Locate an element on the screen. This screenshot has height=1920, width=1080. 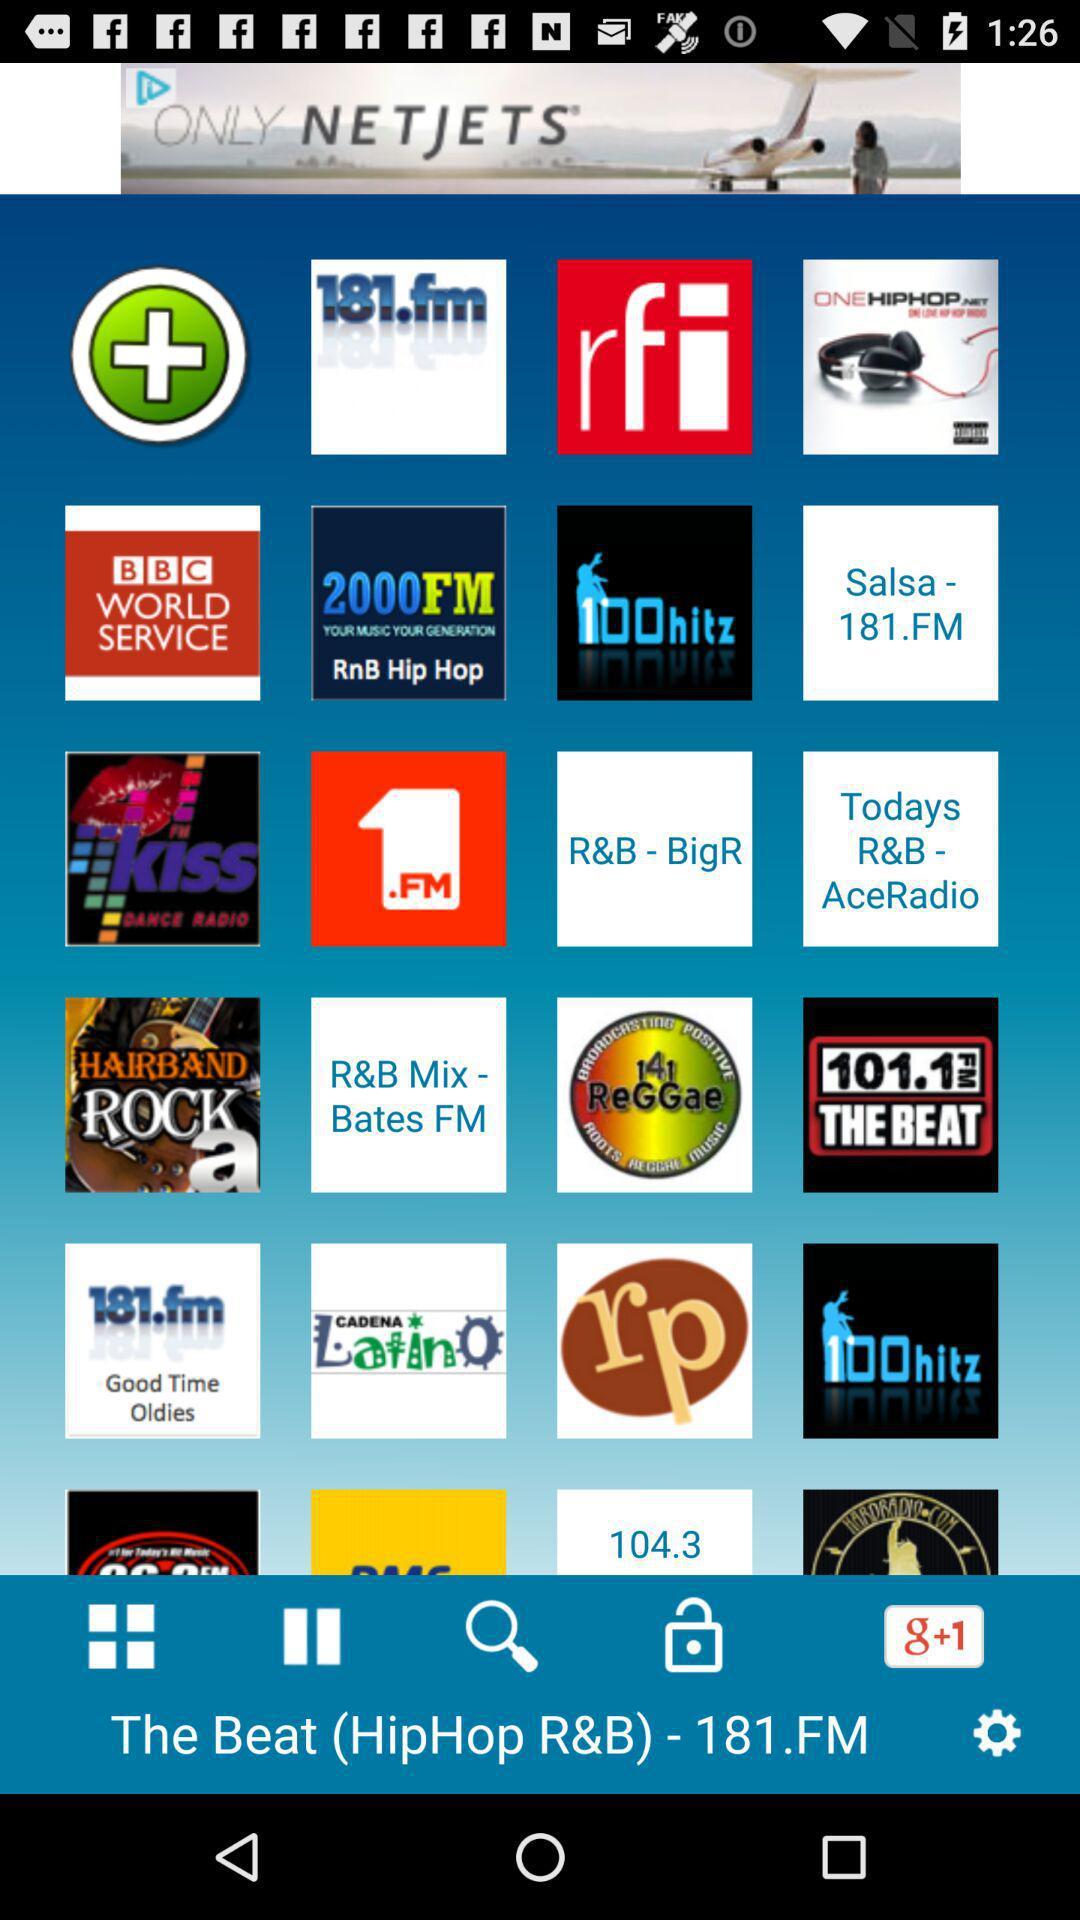
the search icon is located at coordinates (501, 1750).